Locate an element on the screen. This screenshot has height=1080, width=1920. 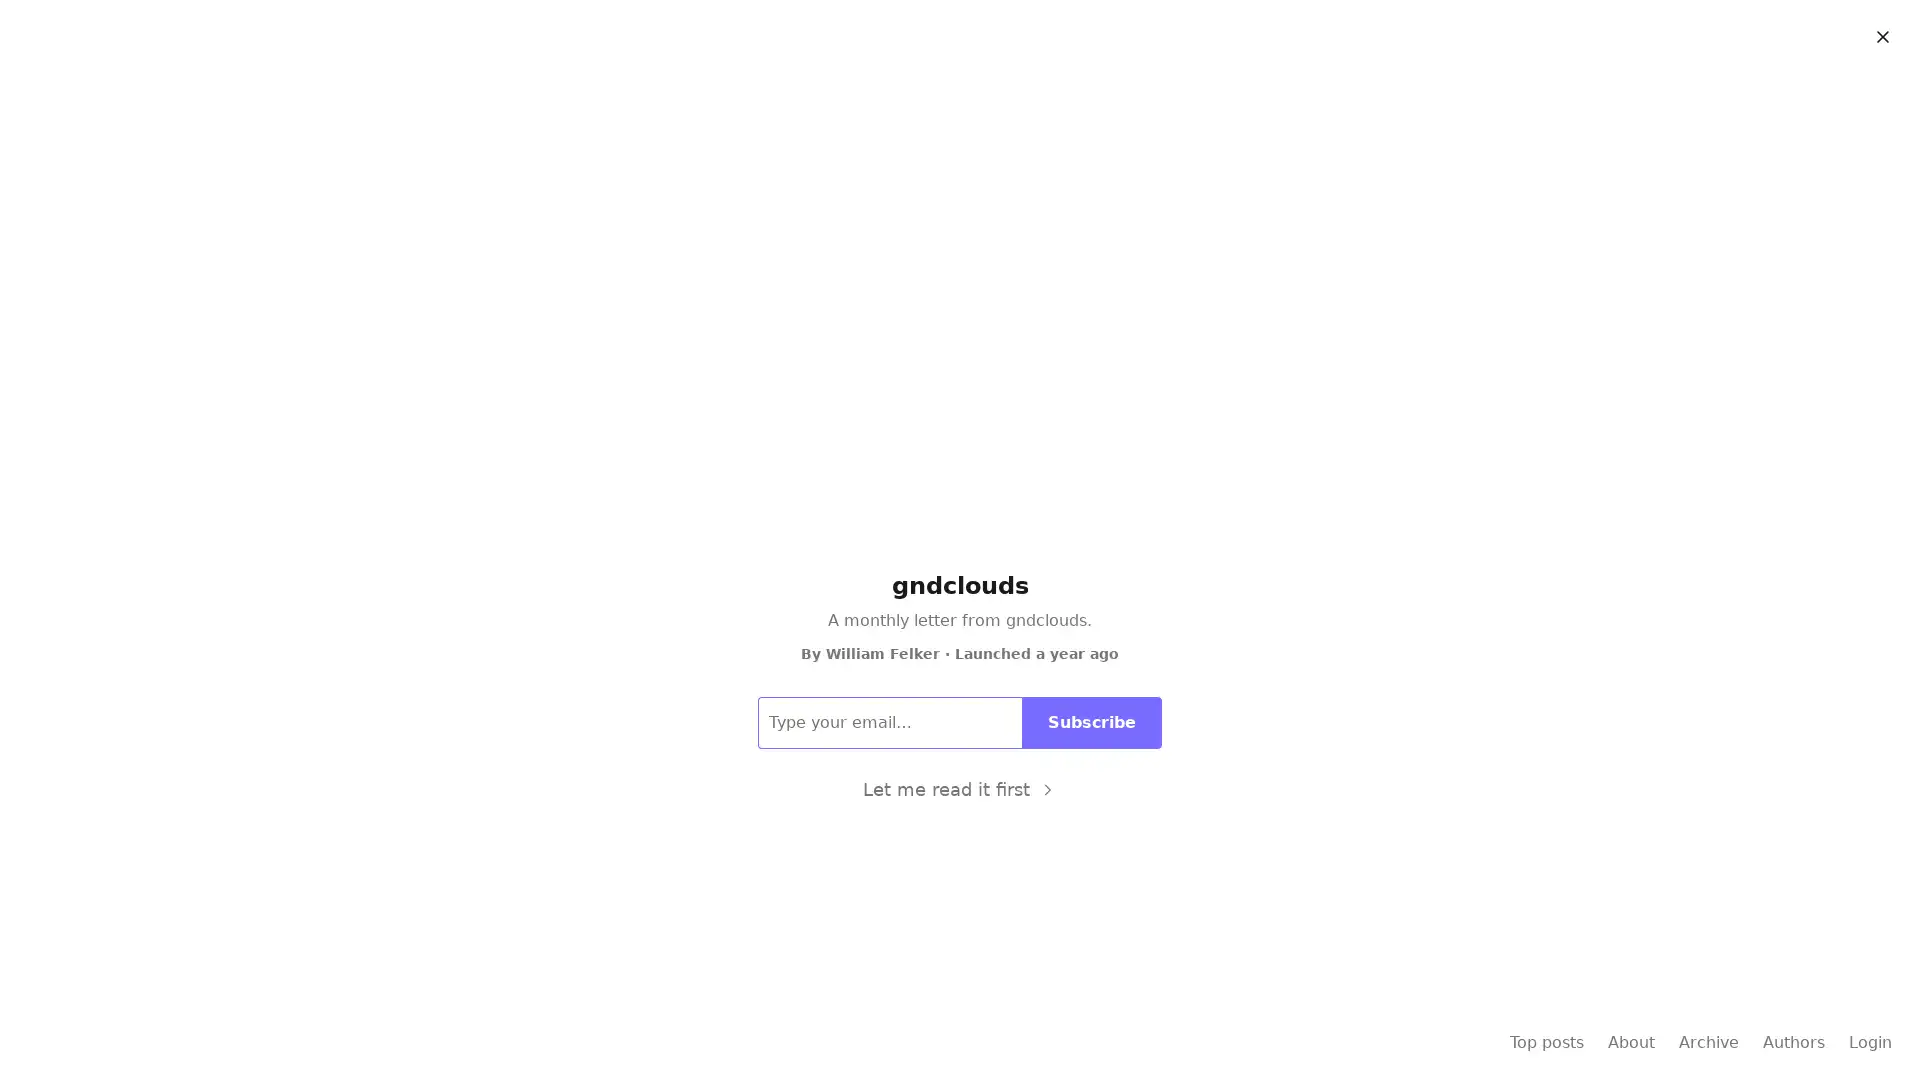
Let me read it first is located at coordinates (958, 788).